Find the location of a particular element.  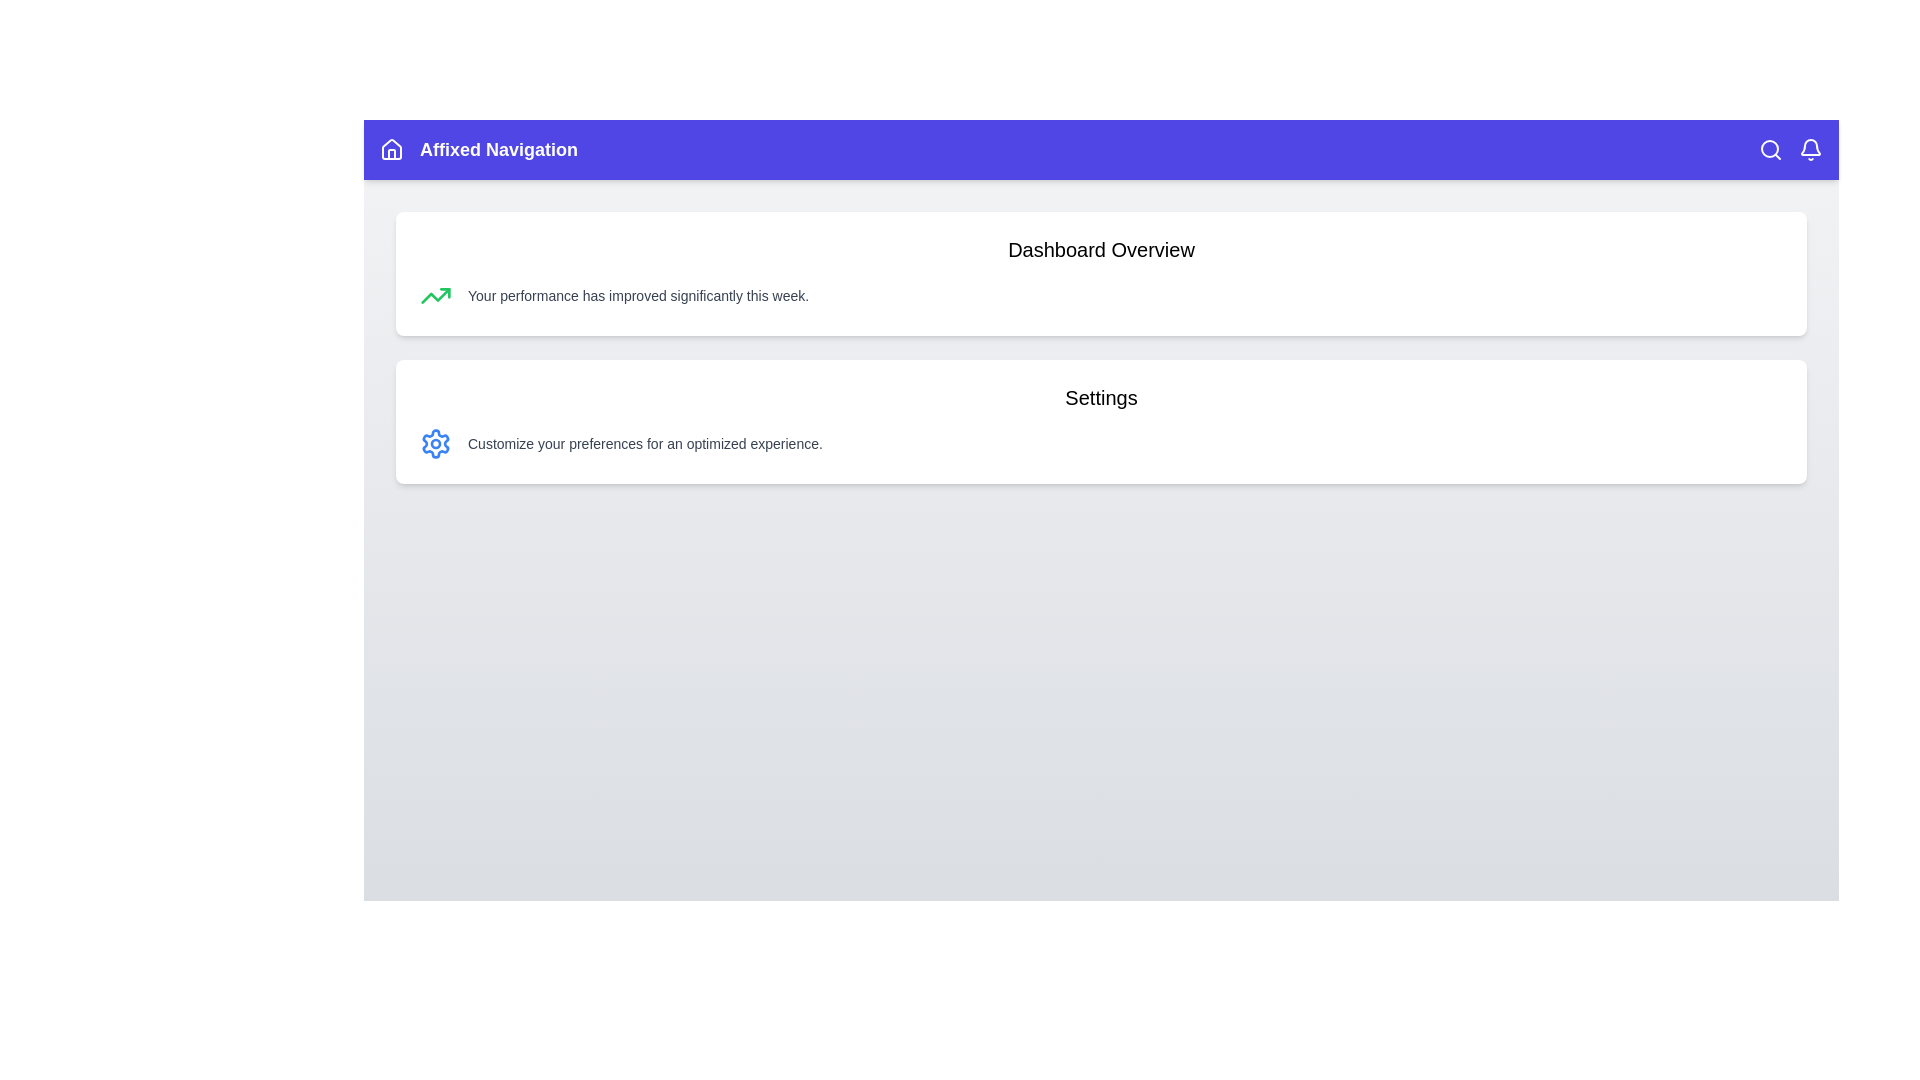

the green upward trending arrow icon in the 'Dashboard Overview' section, which visually represents a positive trend and is positioned to the left of the text 'Your performance has improved significantly this week.' is located at coordinates (435, 296).